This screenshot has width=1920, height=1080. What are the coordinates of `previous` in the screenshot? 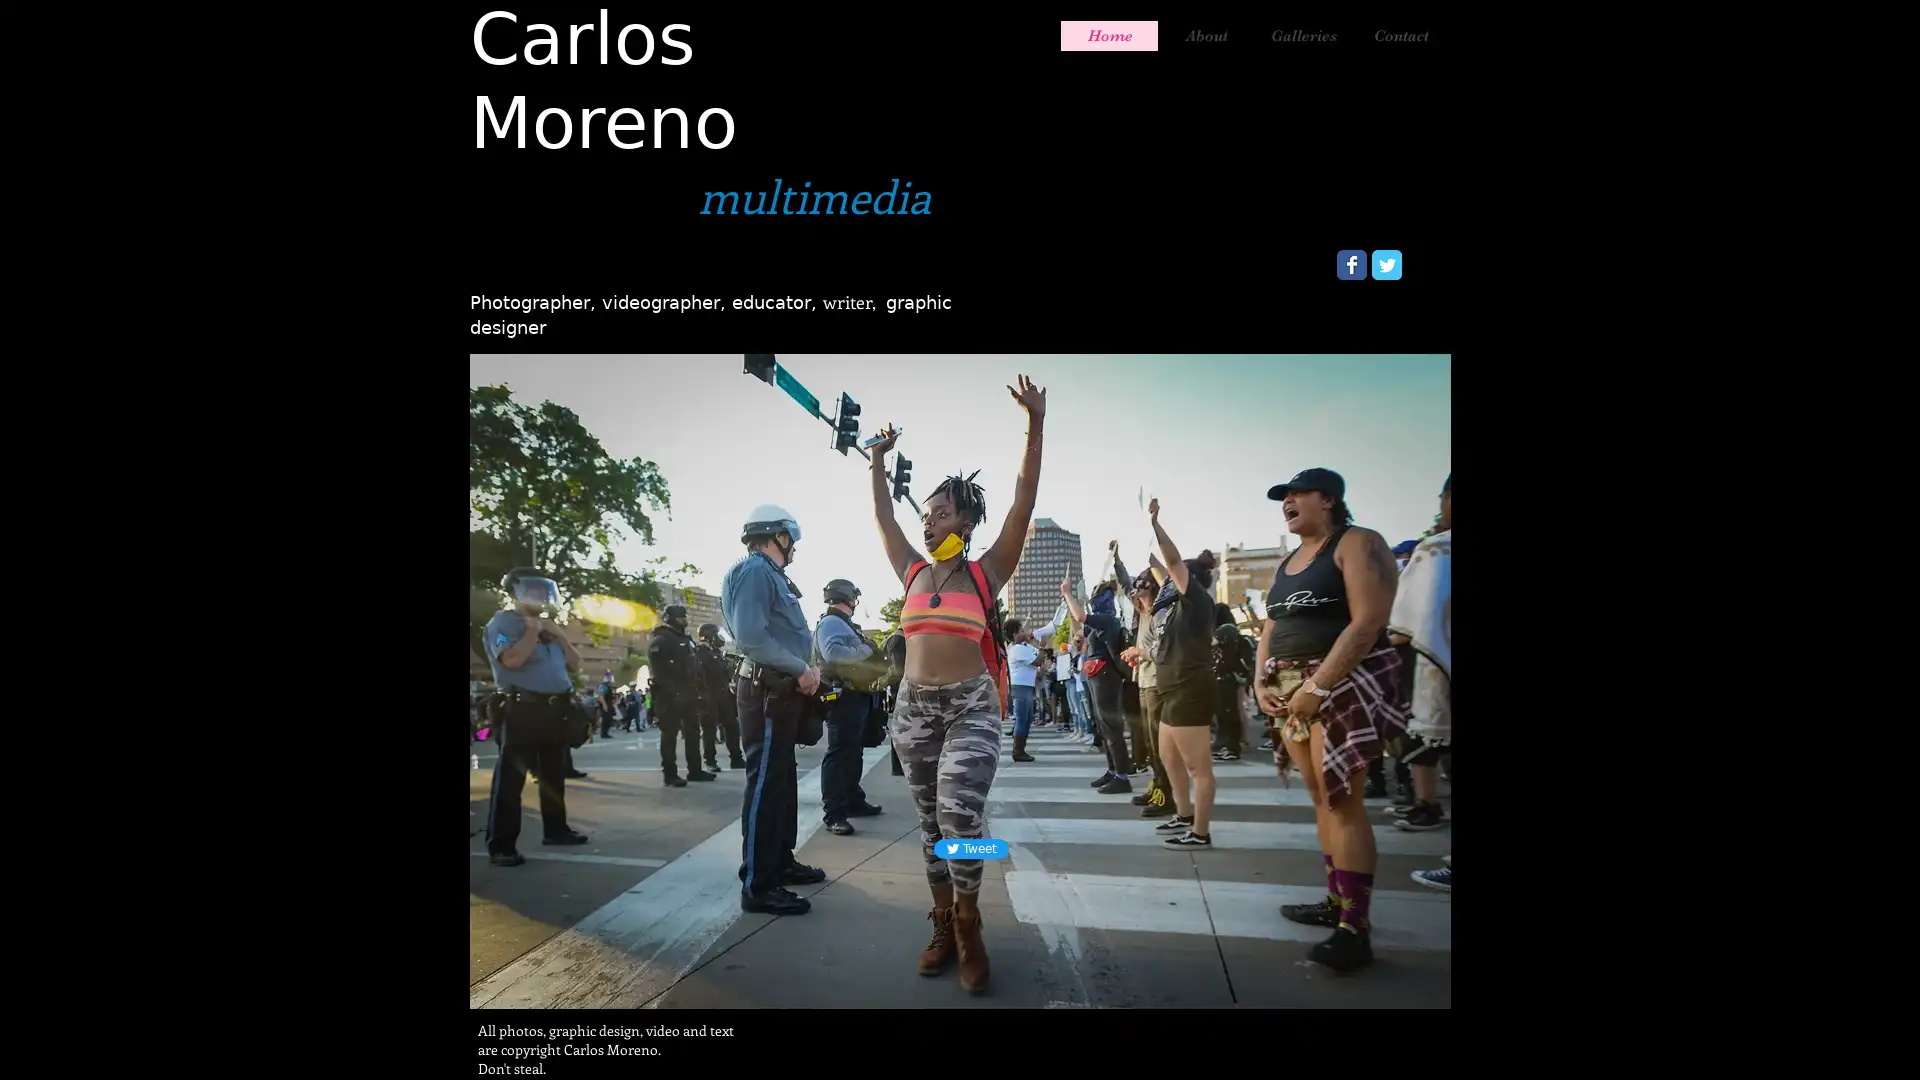 It's located at (512, 677).